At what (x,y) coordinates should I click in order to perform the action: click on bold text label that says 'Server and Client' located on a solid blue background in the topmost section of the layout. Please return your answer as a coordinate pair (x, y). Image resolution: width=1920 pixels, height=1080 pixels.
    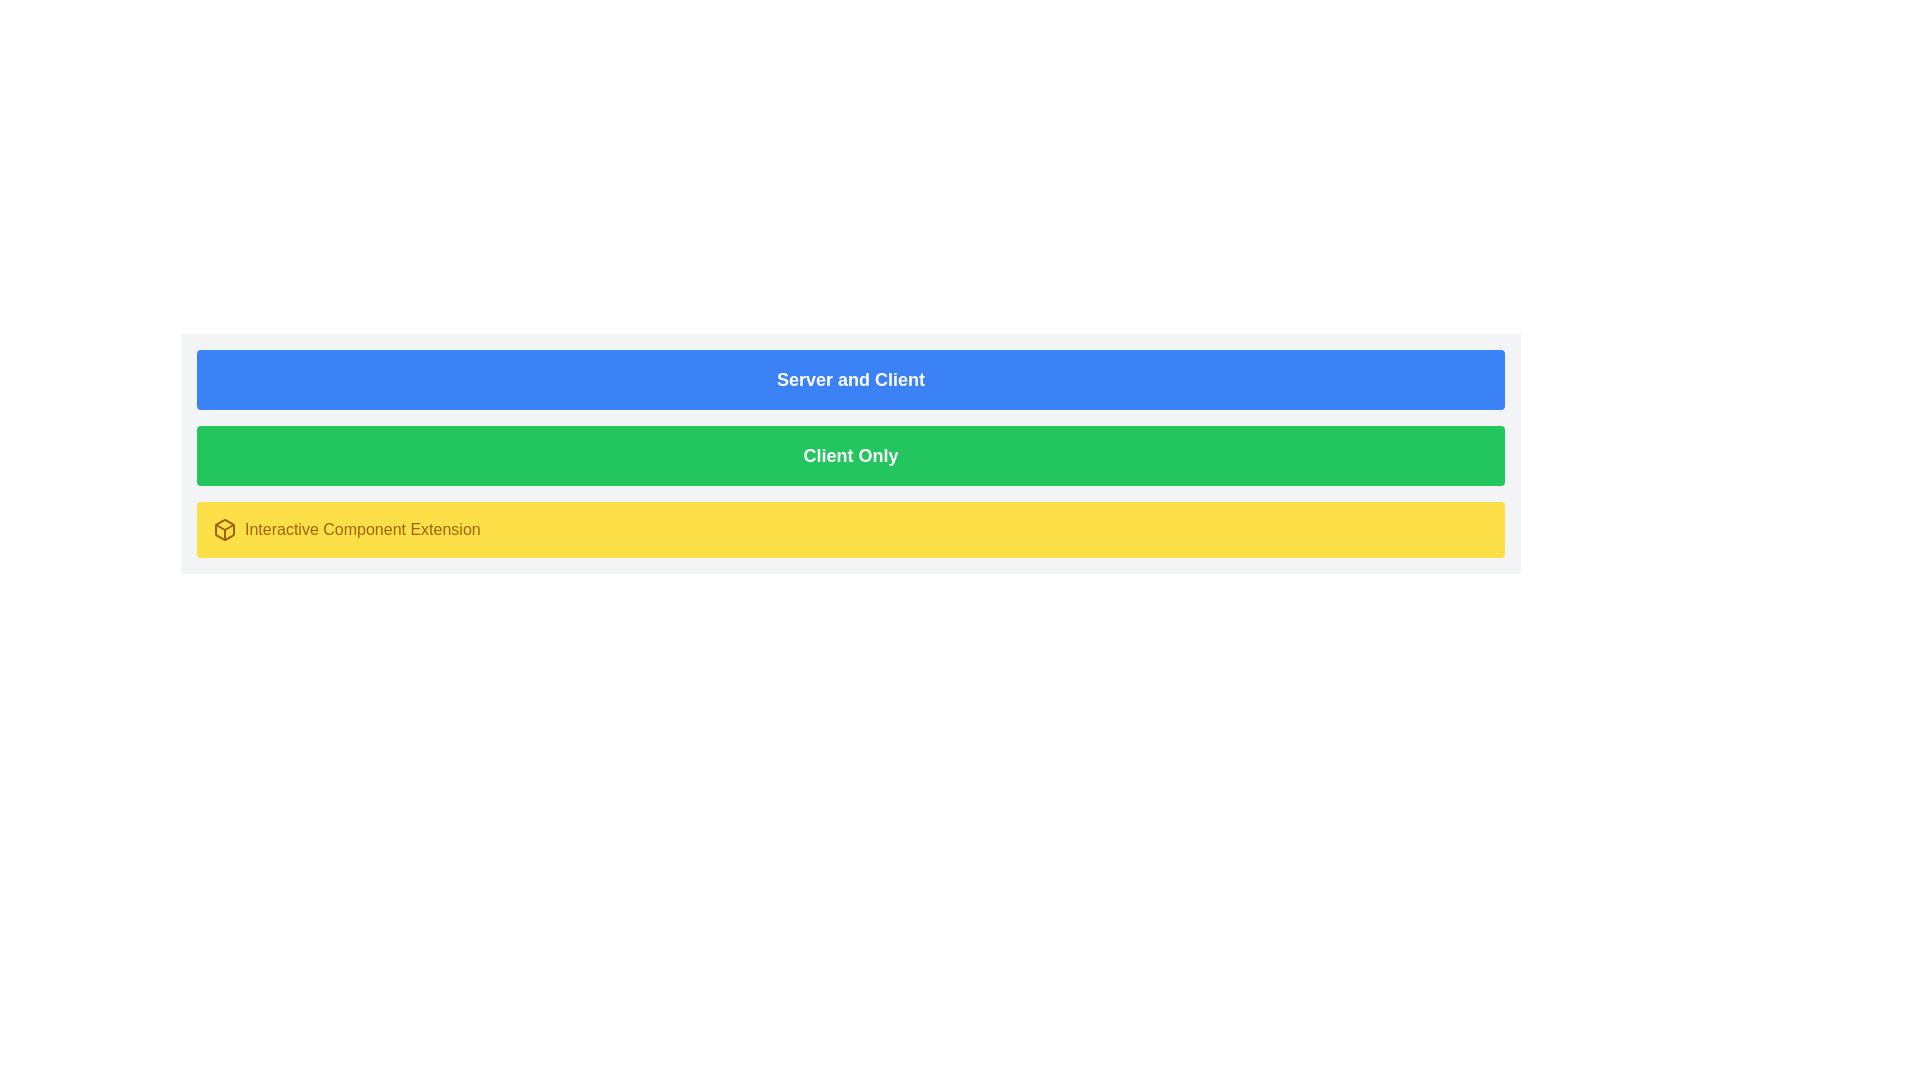
    Looking at the image, I should click on (850, 380).